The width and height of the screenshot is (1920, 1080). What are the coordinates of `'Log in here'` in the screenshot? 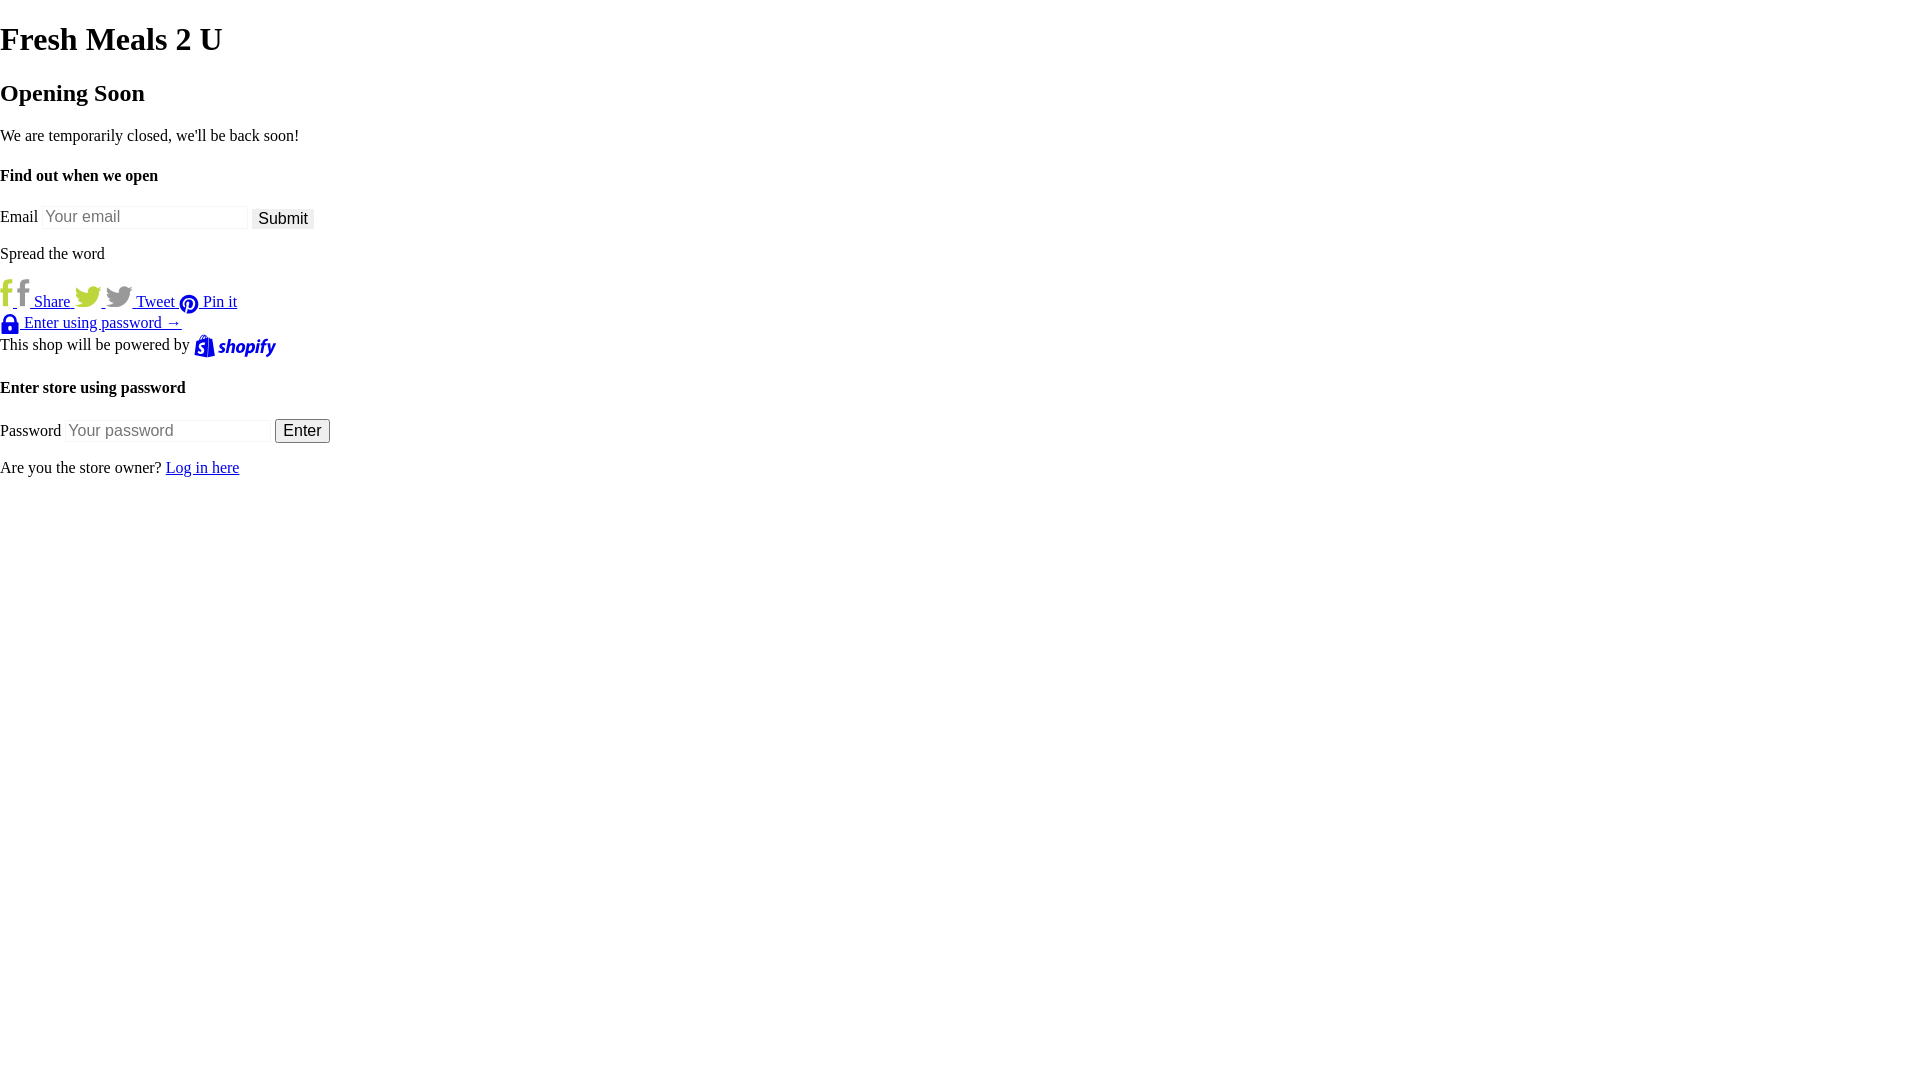 It's located at (202, 467).